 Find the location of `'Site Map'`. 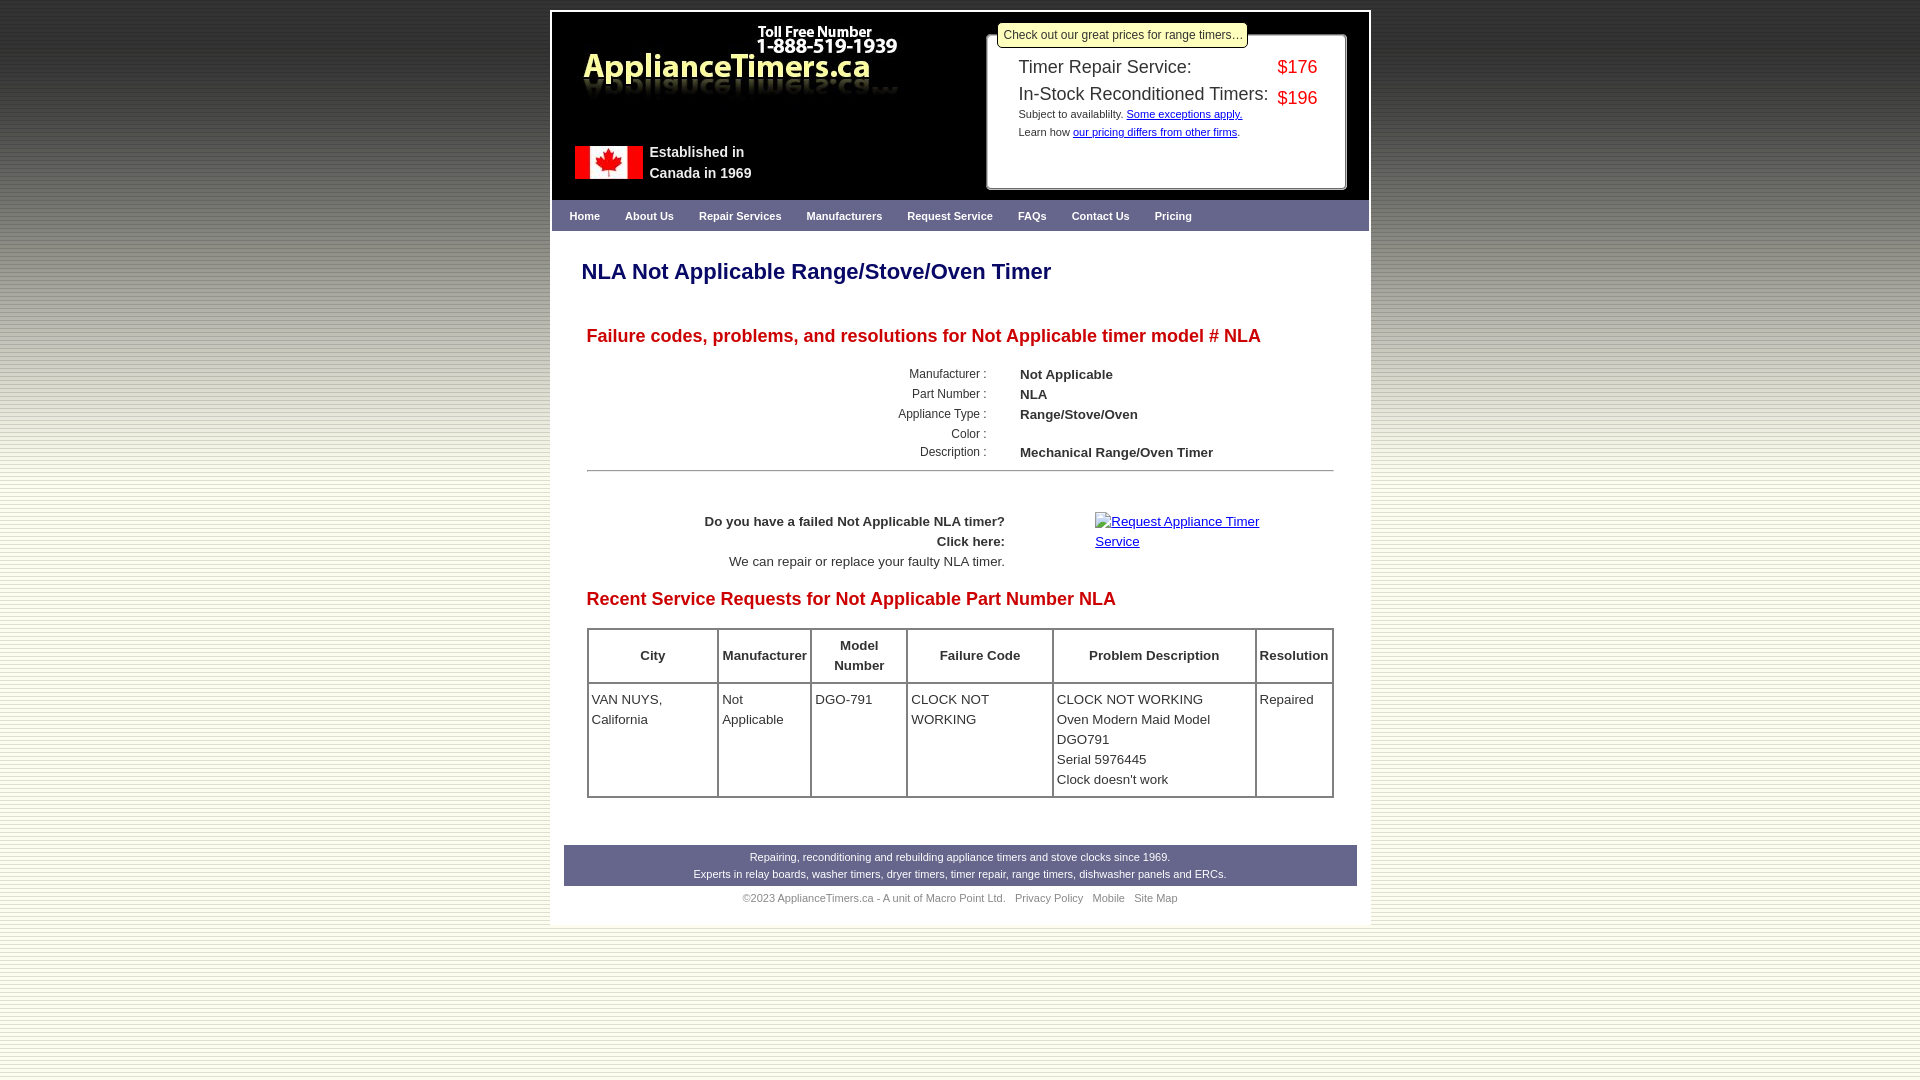

'Site Map' is located at coordinates (1155, 897).